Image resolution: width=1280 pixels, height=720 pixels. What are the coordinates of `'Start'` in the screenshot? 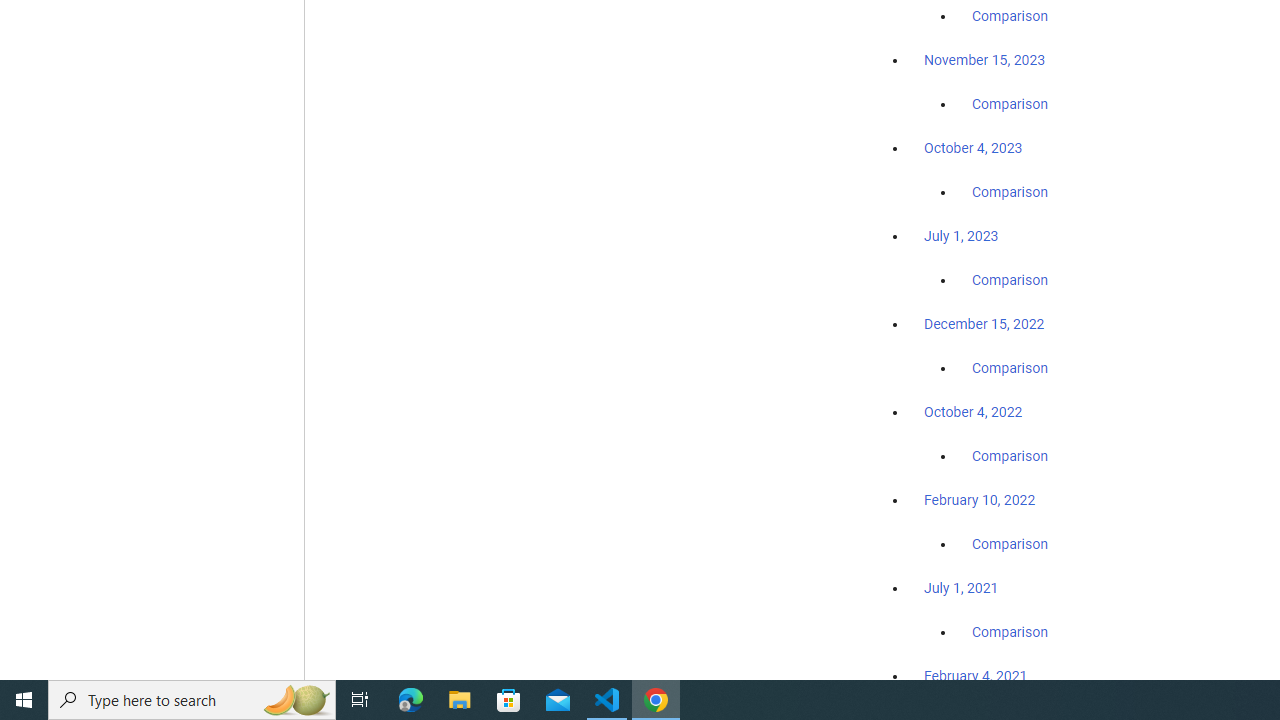 It's located at (24, 698).